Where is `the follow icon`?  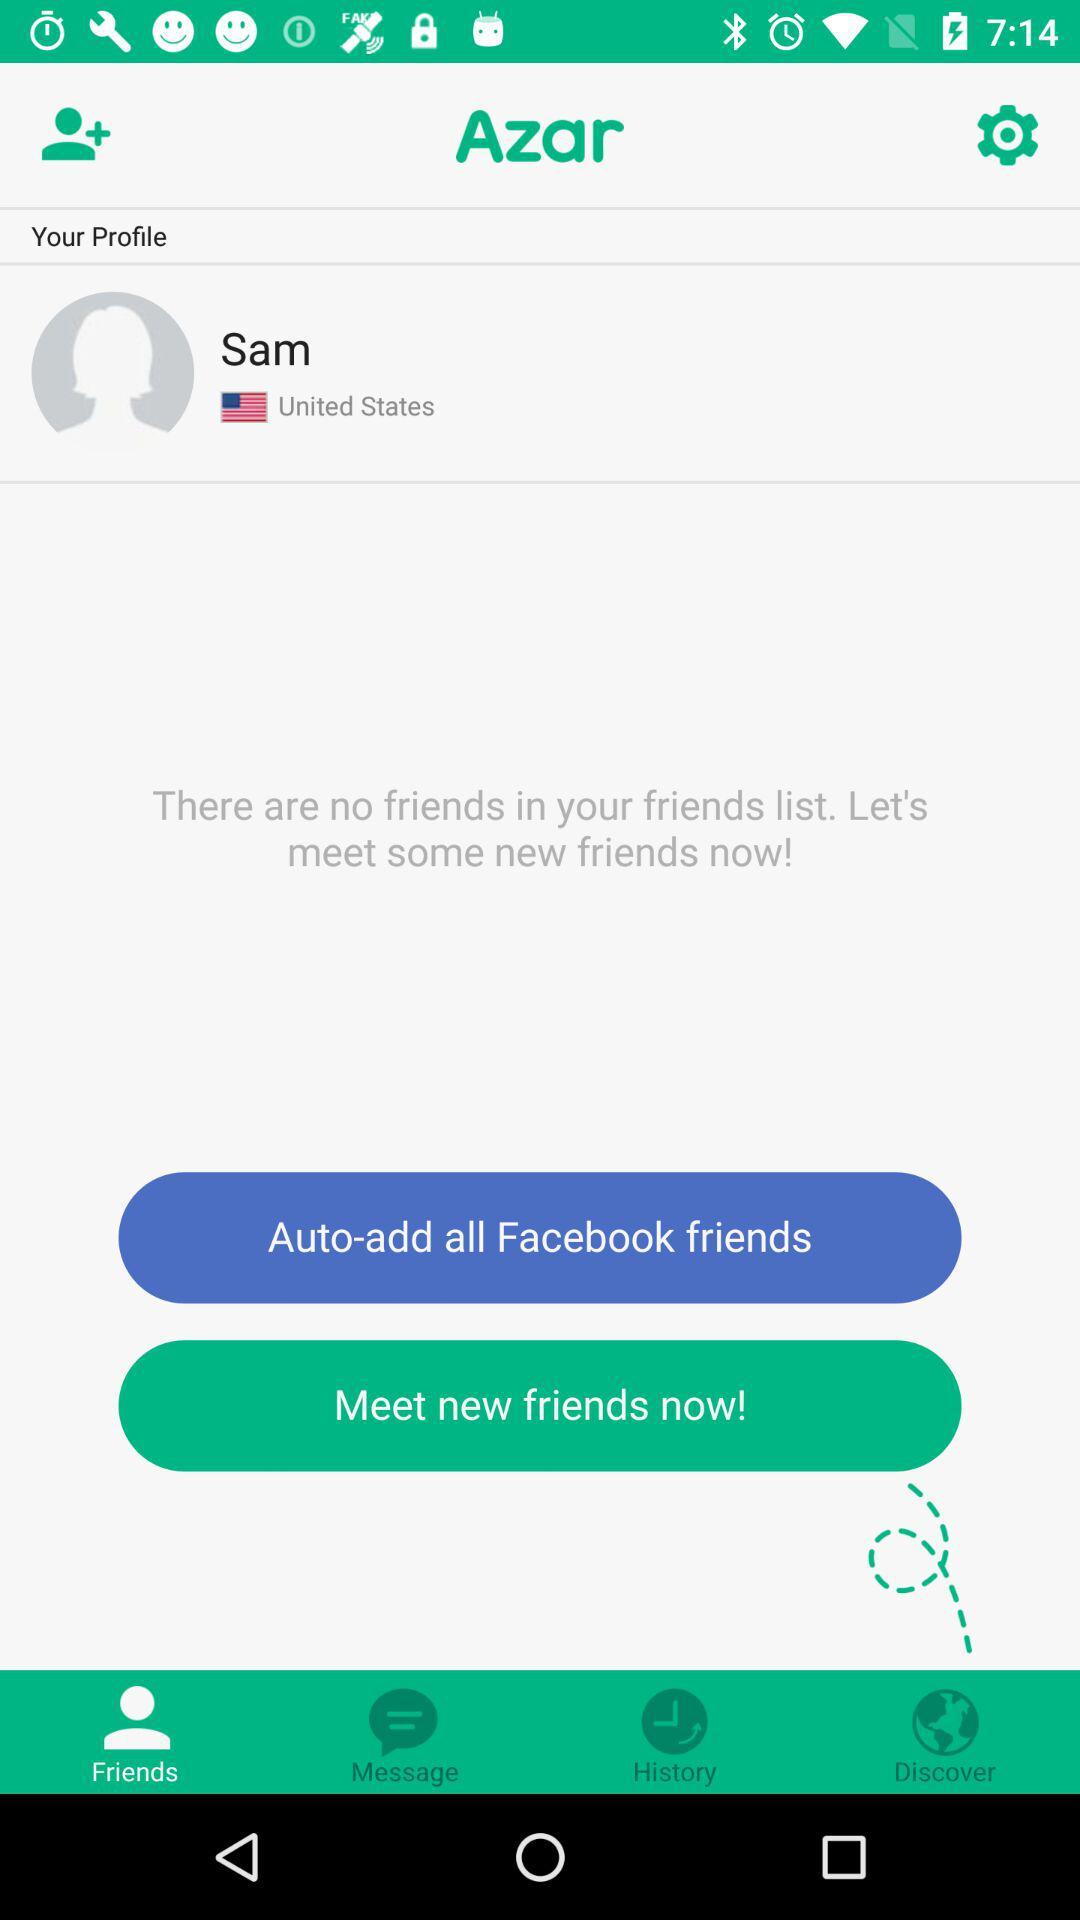 the follow icon is located at coordinates (72, 135).